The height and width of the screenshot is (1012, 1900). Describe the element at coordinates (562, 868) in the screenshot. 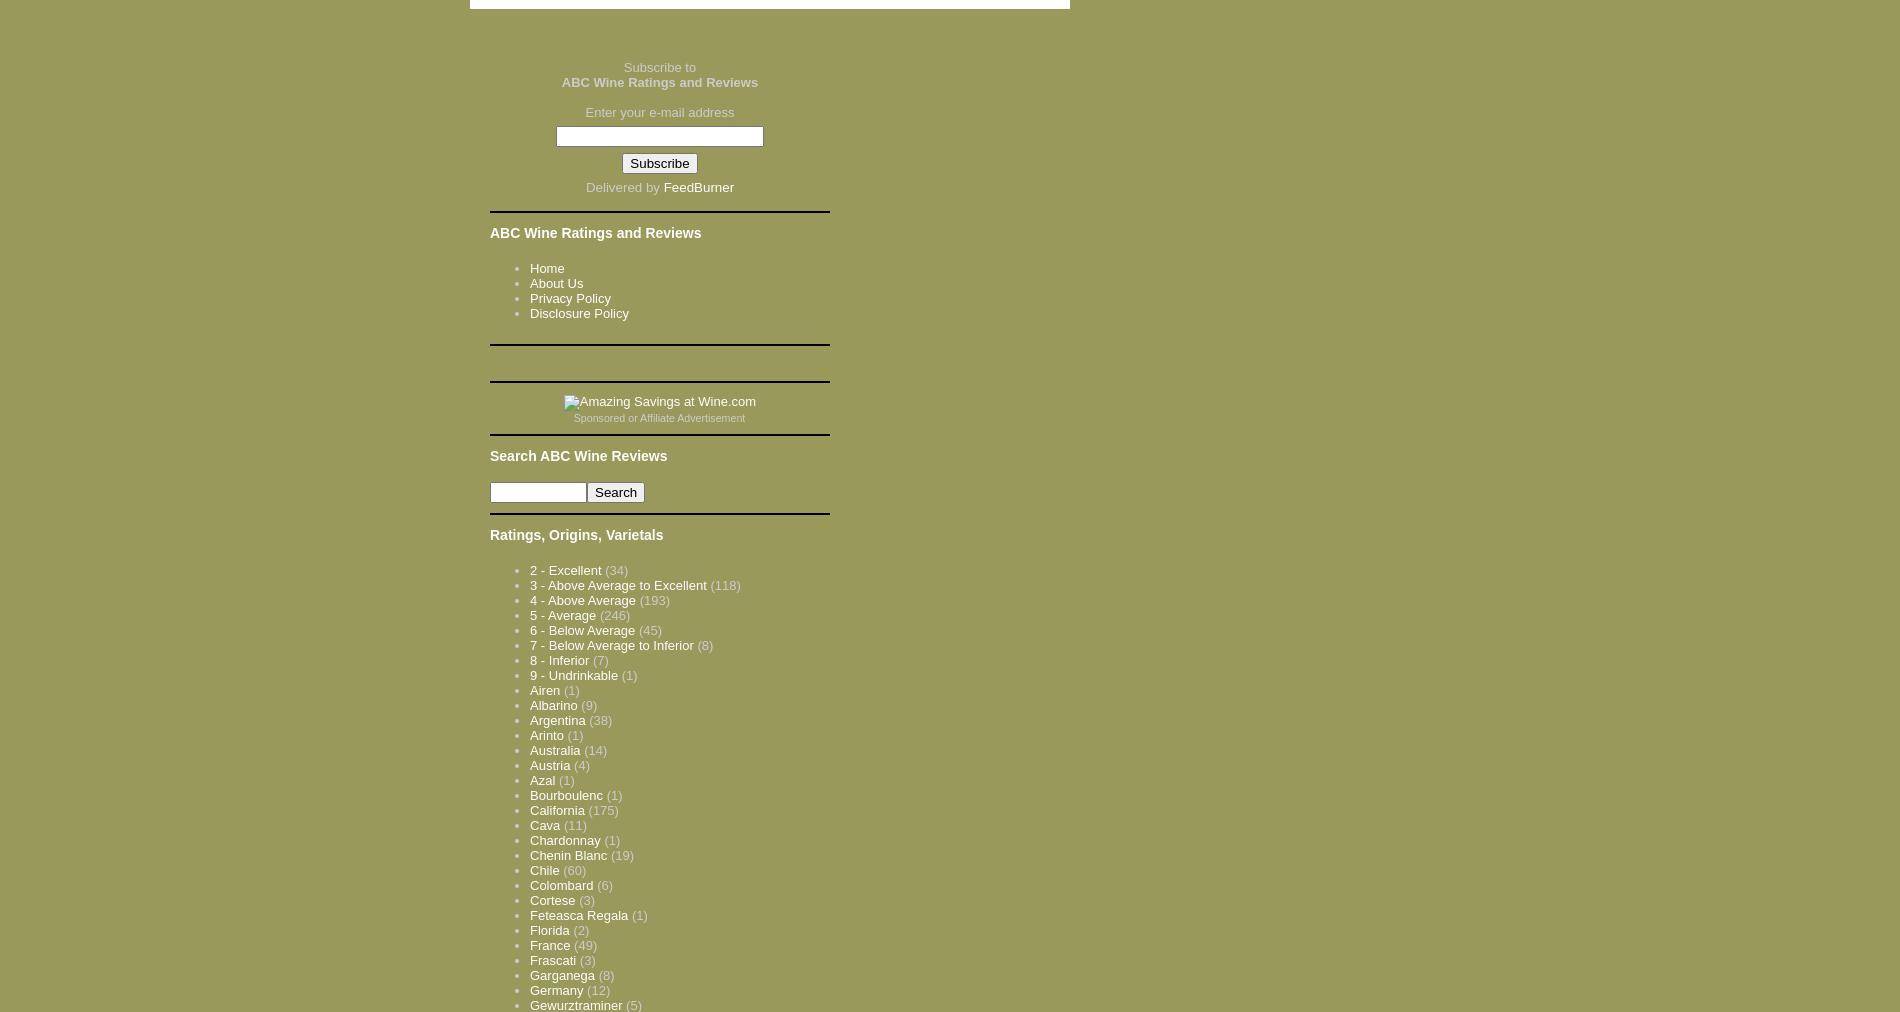

I see `'(60)'` at that location.